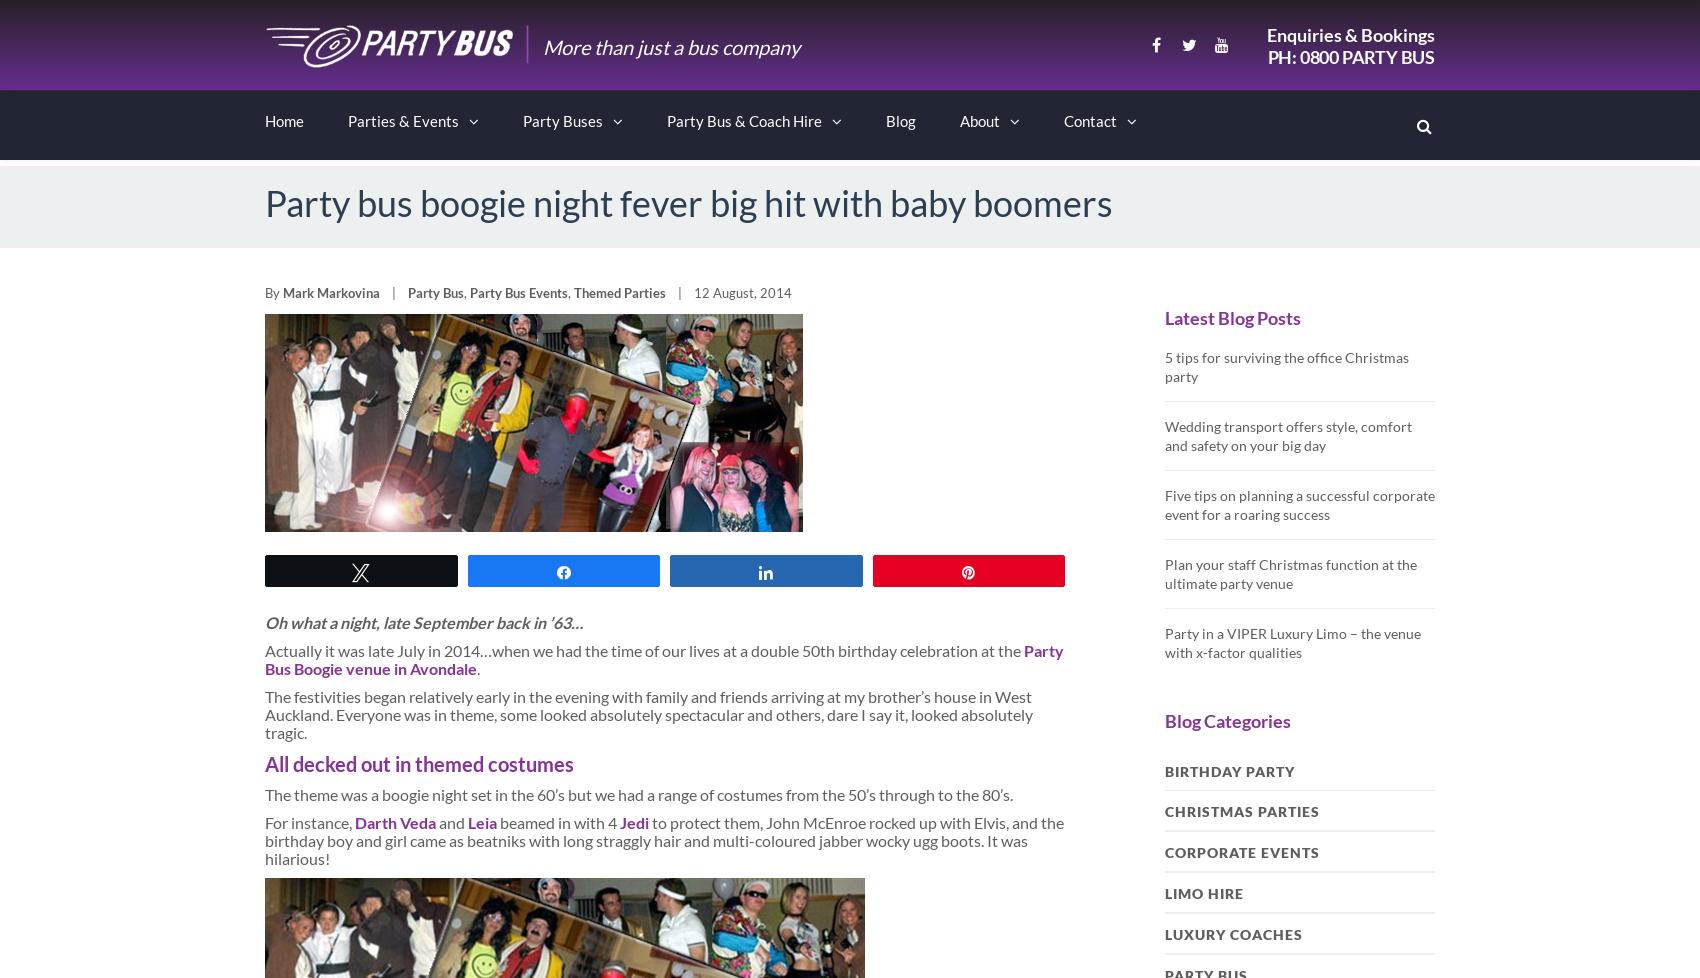 This screenshot has width=1700, height=978. I want to click on 'The festivities began relatively early in the evening with family and friends arriving at my brother’s house in West Auckland. Everyone was in theme, some looked absolutely spectacular and others, dare I say it, looked absolutely tragic.', so click(649, 714).